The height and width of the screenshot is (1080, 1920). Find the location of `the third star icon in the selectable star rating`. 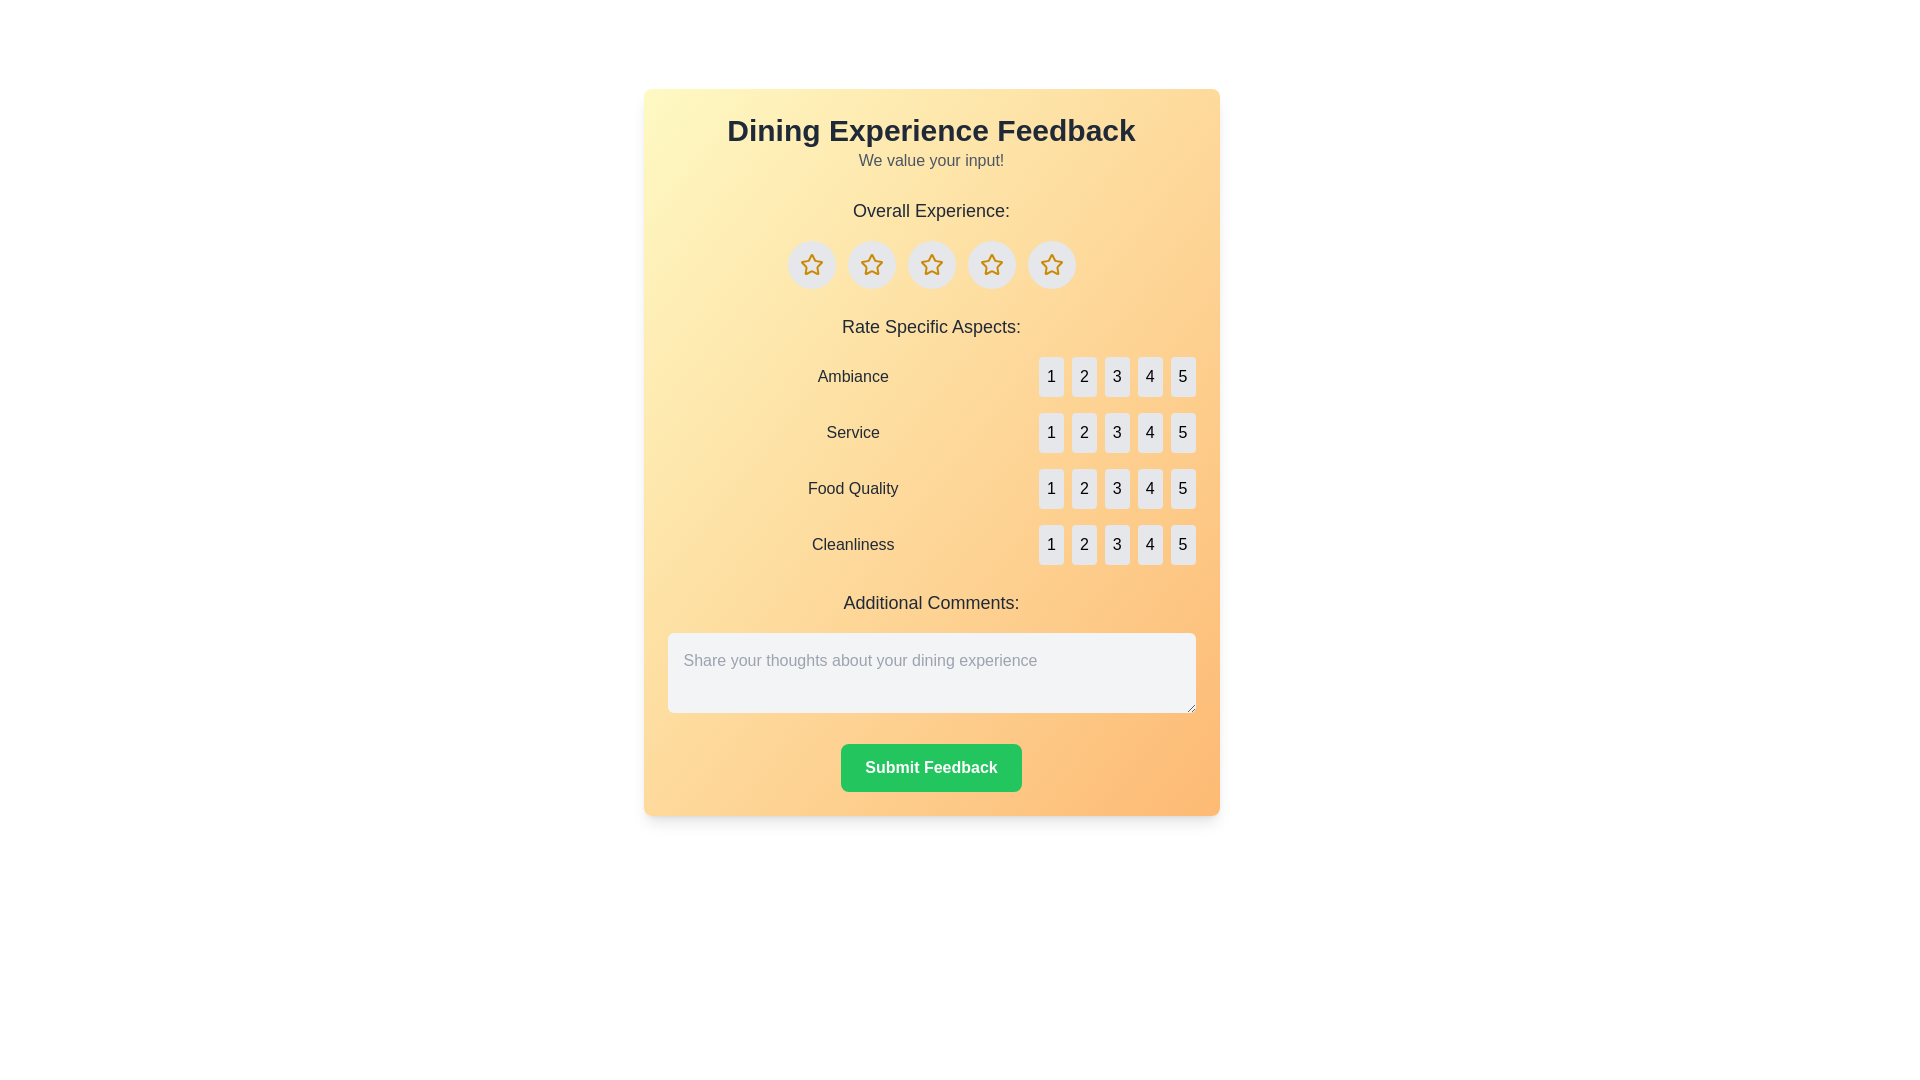

the third star icon in the selectable star rating is located at coordinates (930, 263).